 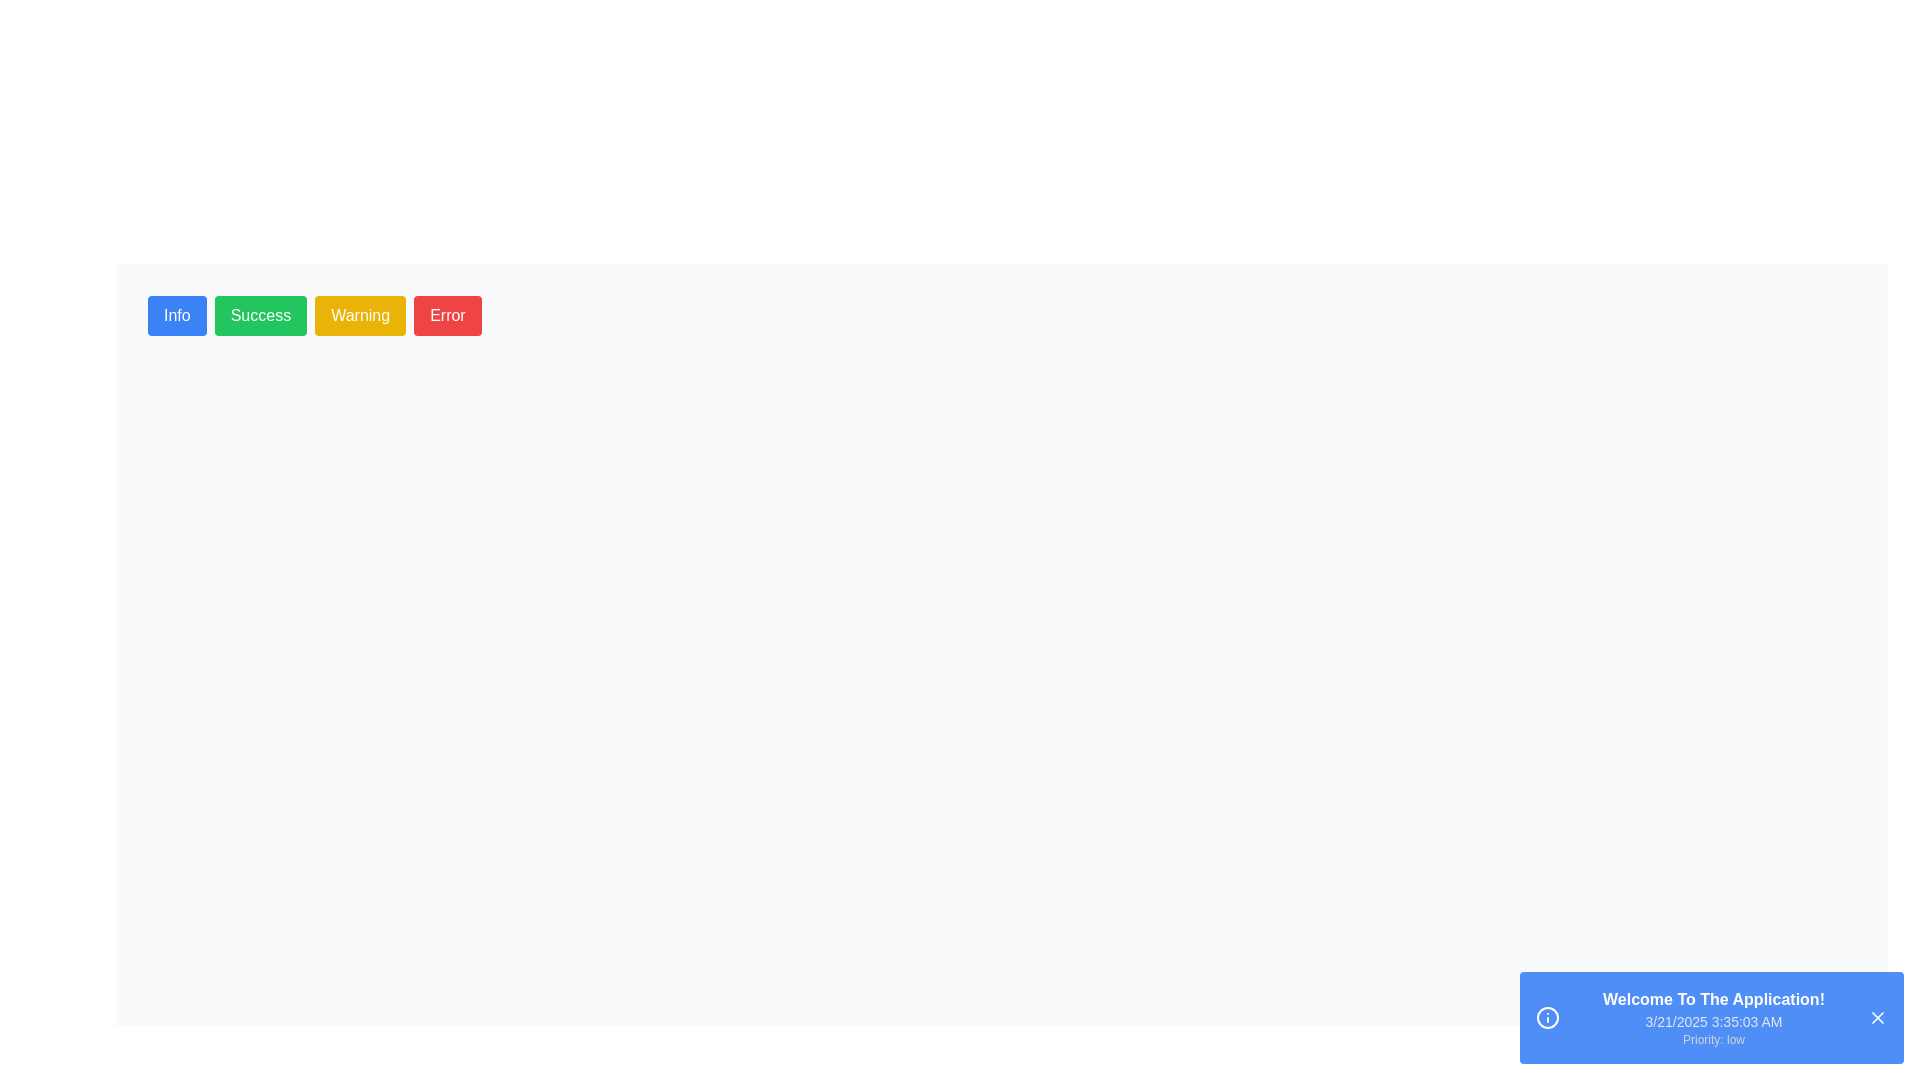 What do you see at coordinates (177, 315) in the screenshot?
I see `the blue rectangular button labeled 'Info' with white text` at bounding box center [177, 315].